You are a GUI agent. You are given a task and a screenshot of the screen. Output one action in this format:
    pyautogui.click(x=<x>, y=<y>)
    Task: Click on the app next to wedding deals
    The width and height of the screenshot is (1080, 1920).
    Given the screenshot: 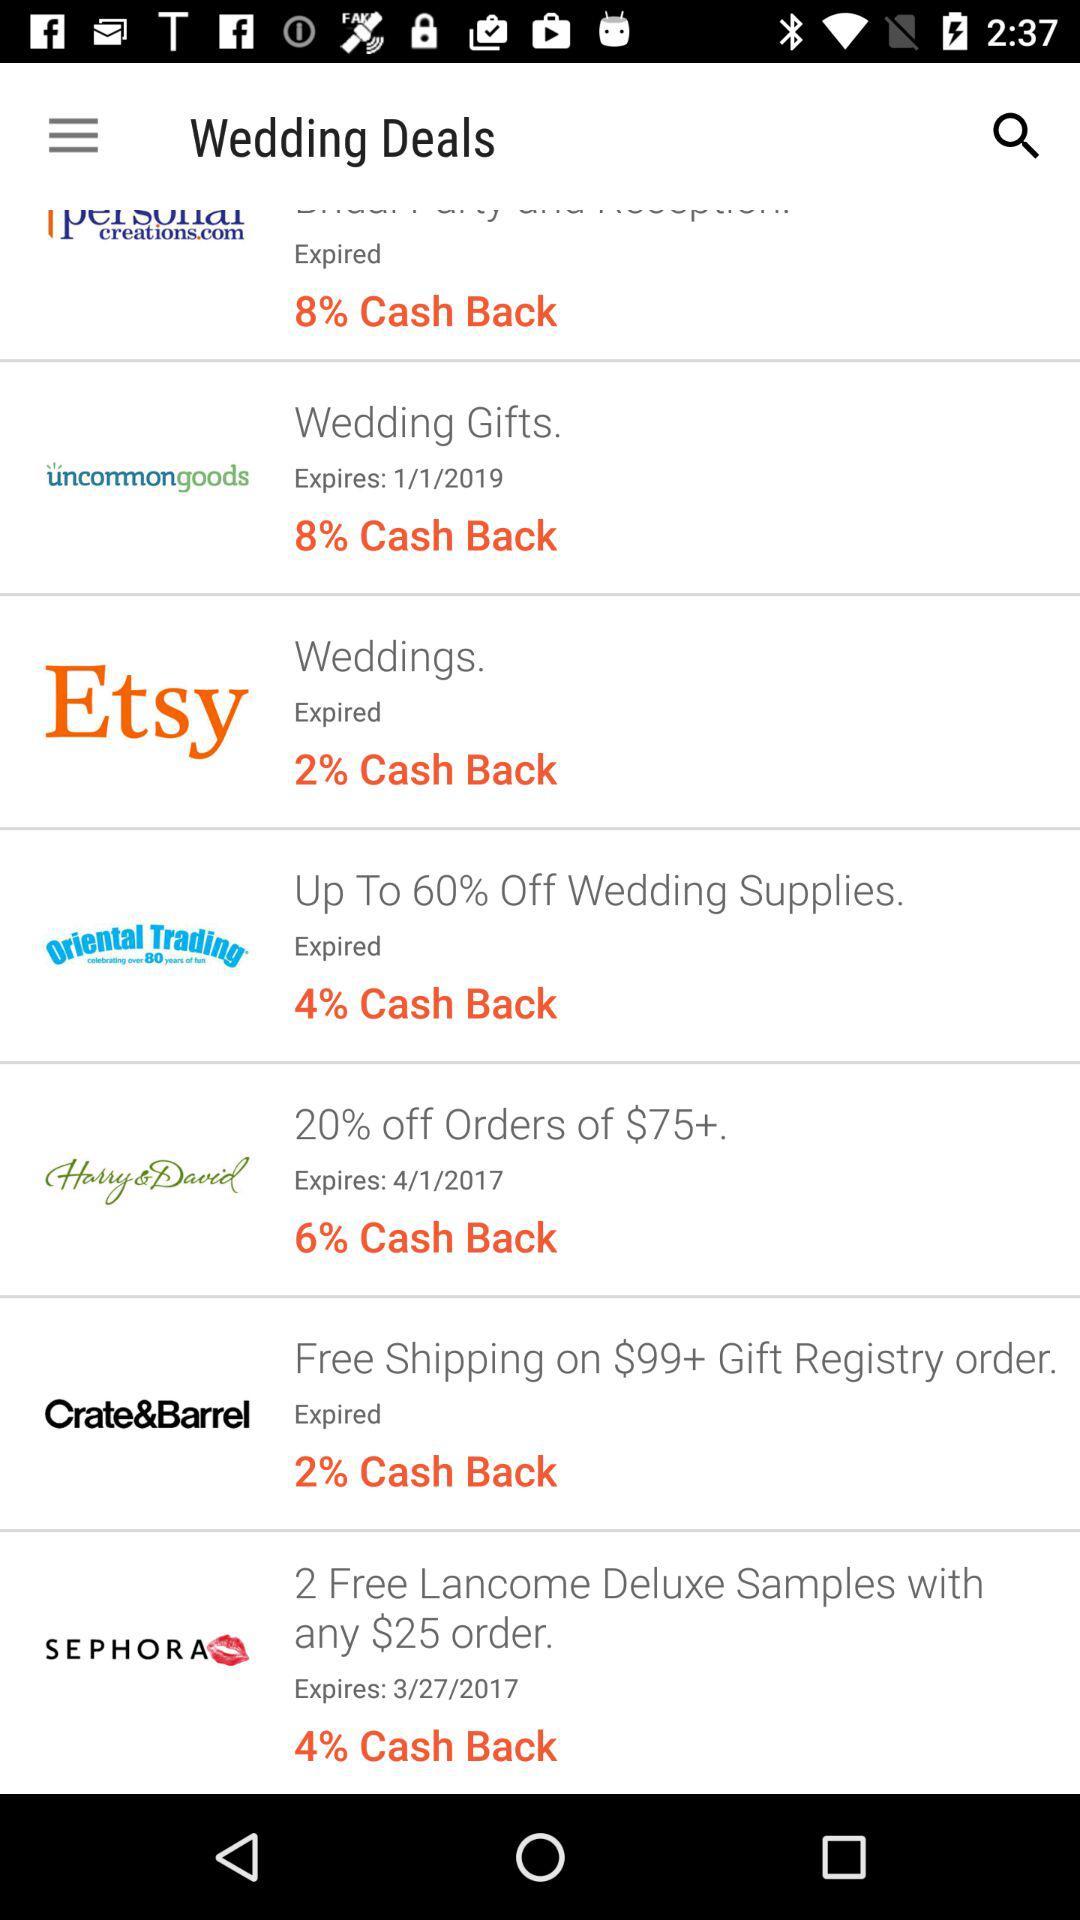 What is the action you would take?
    pyautogui.click(x=72, y=135)
    